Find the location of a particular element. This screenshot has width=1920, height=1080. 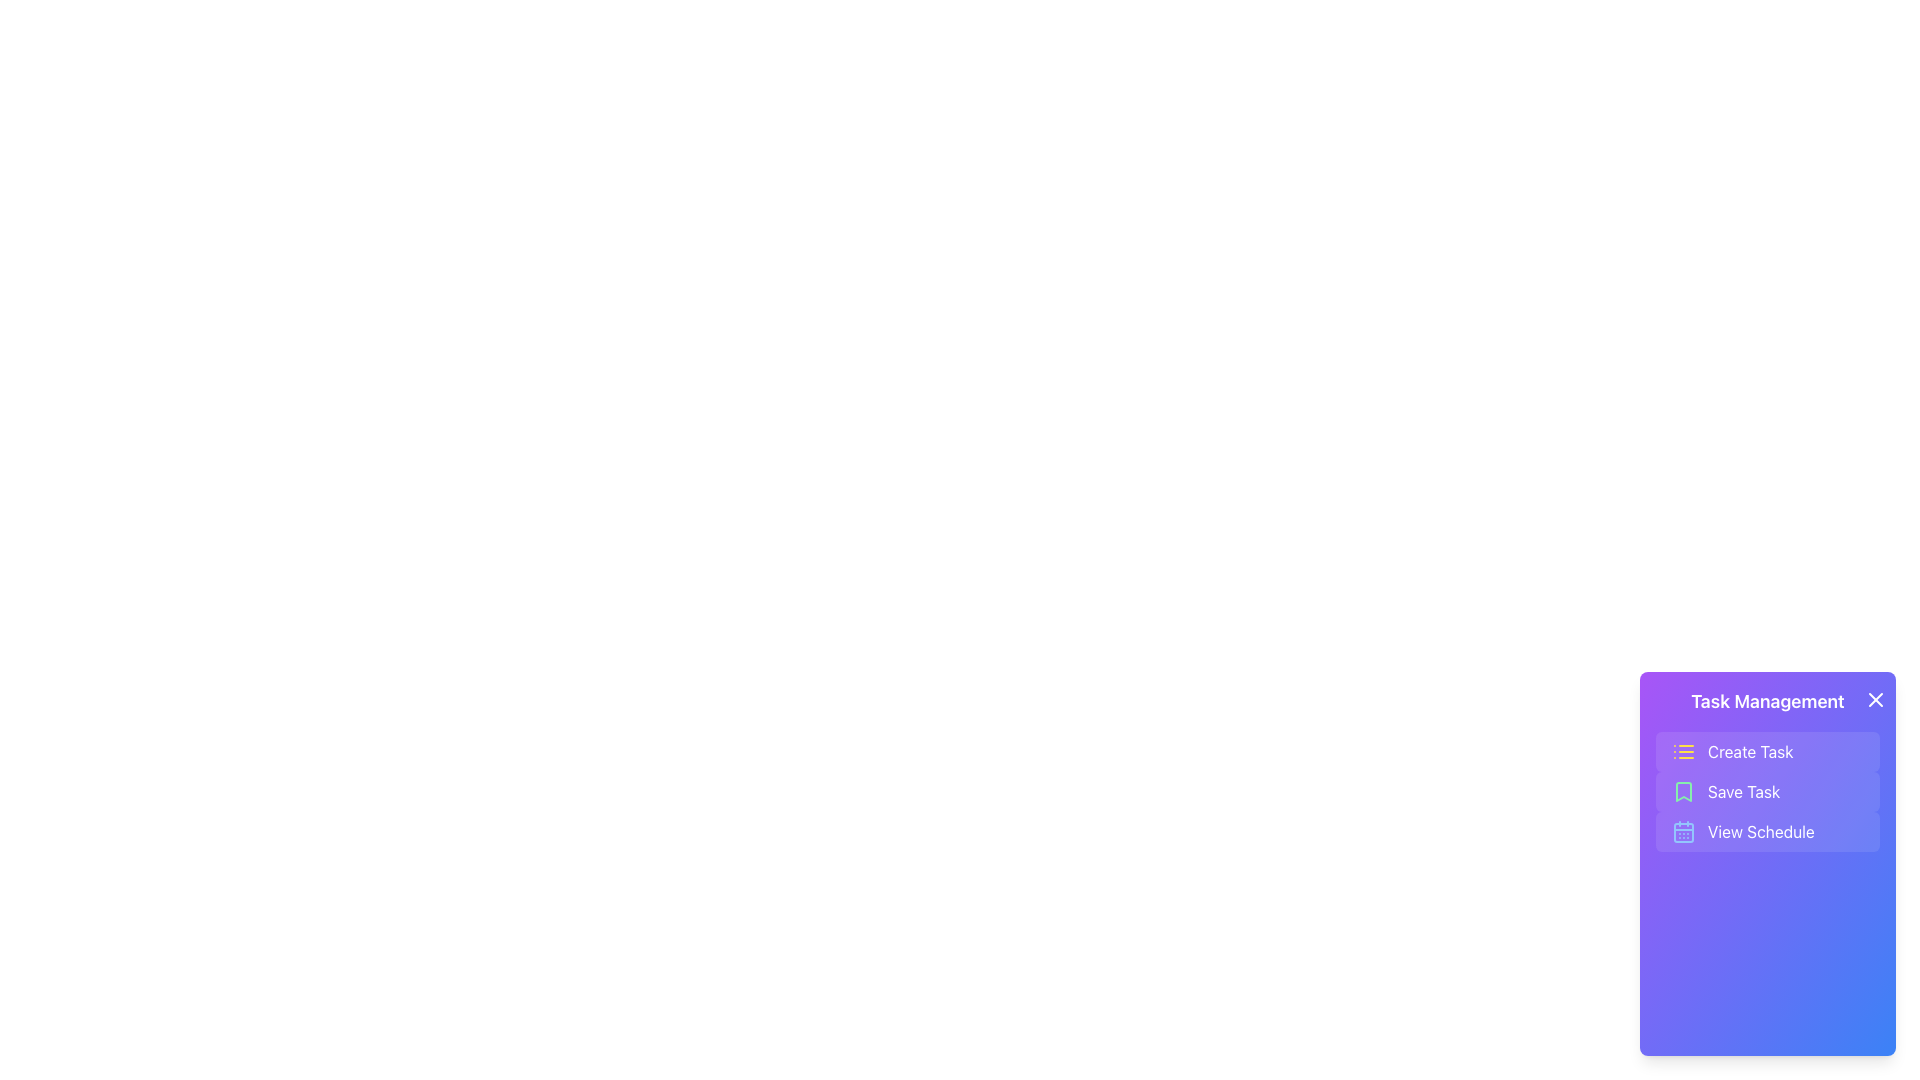

the calendar icon with a grid design and rounded corners, which is styled with a light blue color and is located to the left of the 'View Schedule' text in the 'Task Management' panel is located at coordinates (1683, 832).